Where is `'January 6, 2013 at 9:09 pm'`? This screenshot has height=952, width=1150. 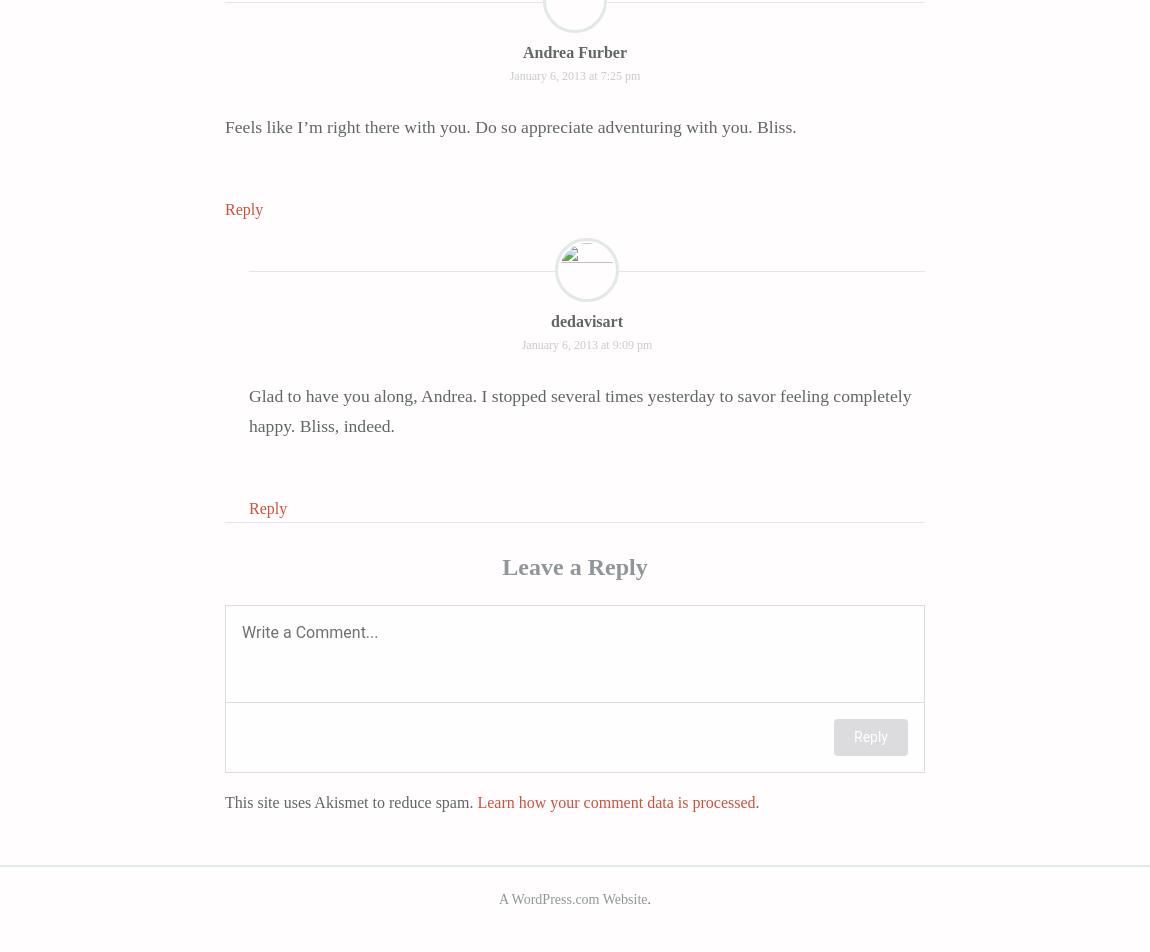
'January 6, 2013 at 9:09 pm' is located at coordinates (585, 345).